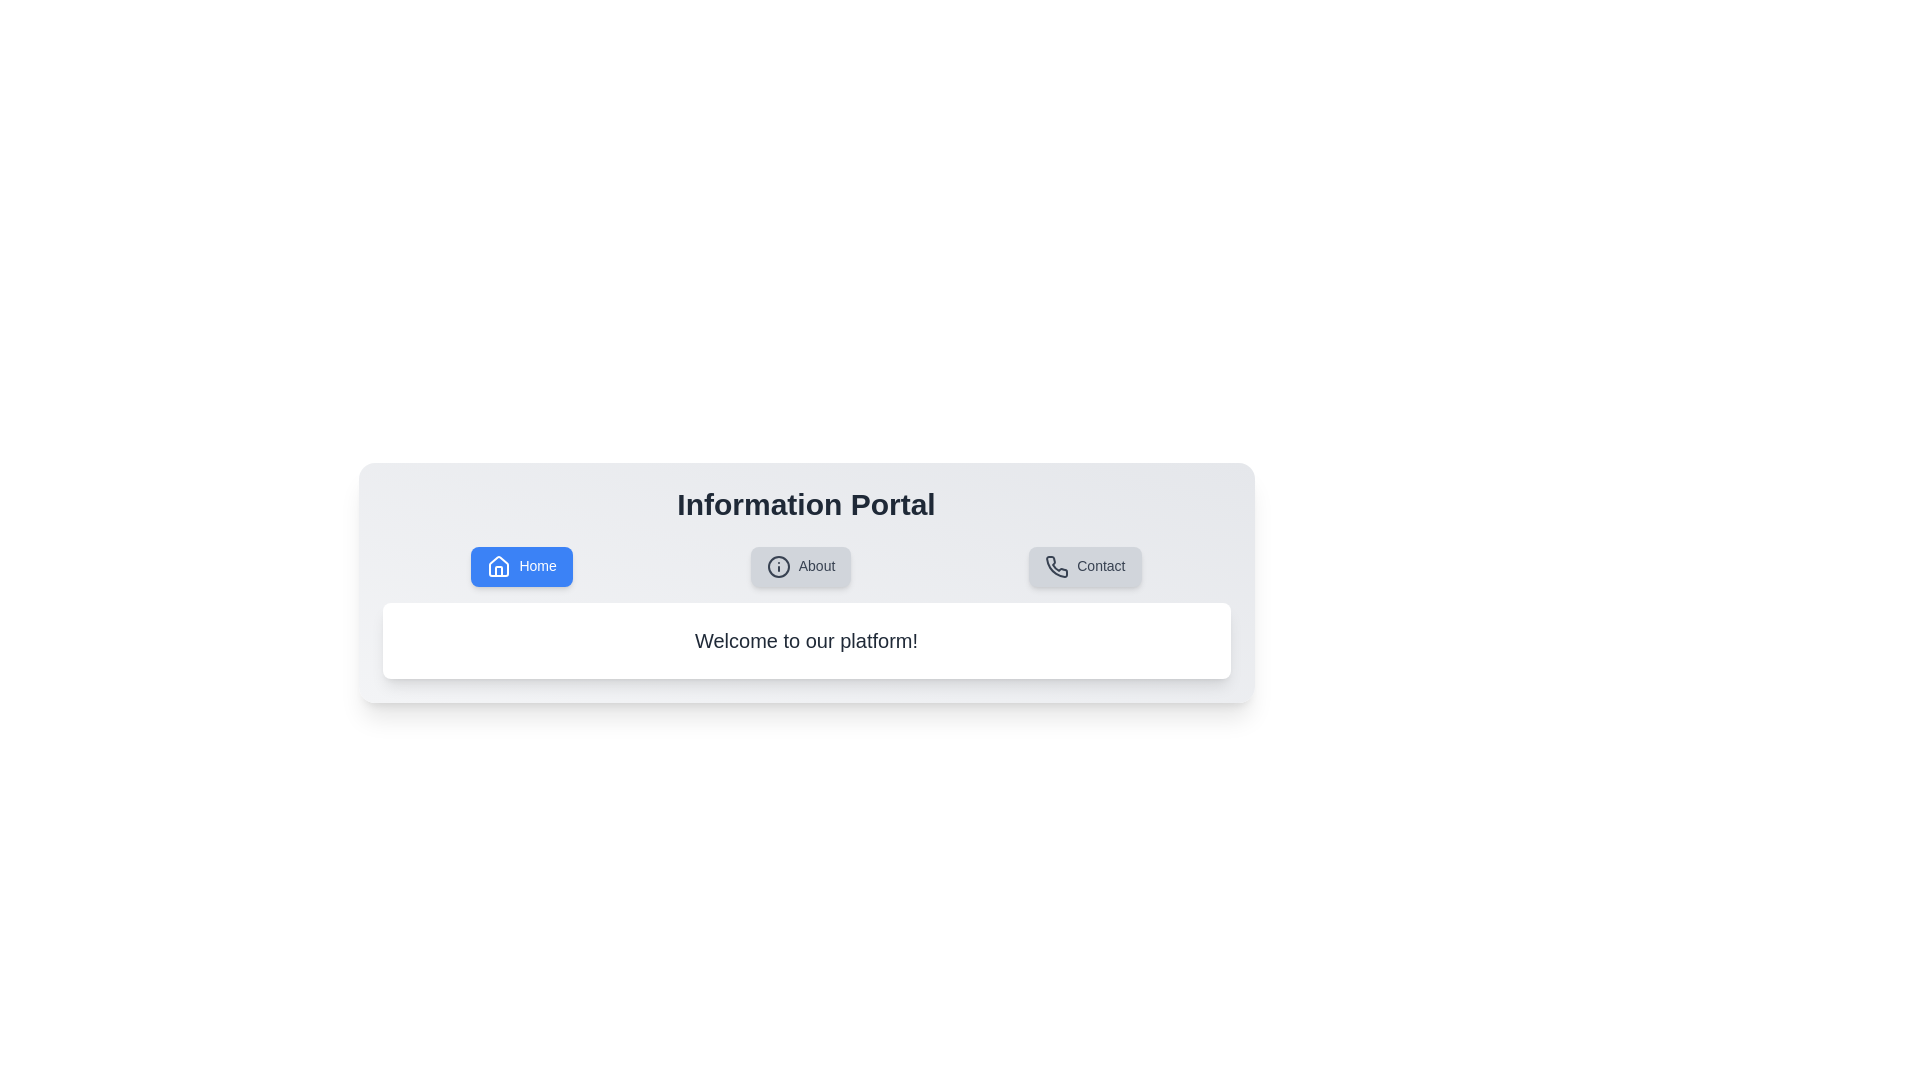 The image size is (1920, 1080). Describe the element at coordinates (806, 504) in the screenshot. I see `the Text Label located at the top-center of the interface, which serves as the title or header above the navigational buttons` at that location.